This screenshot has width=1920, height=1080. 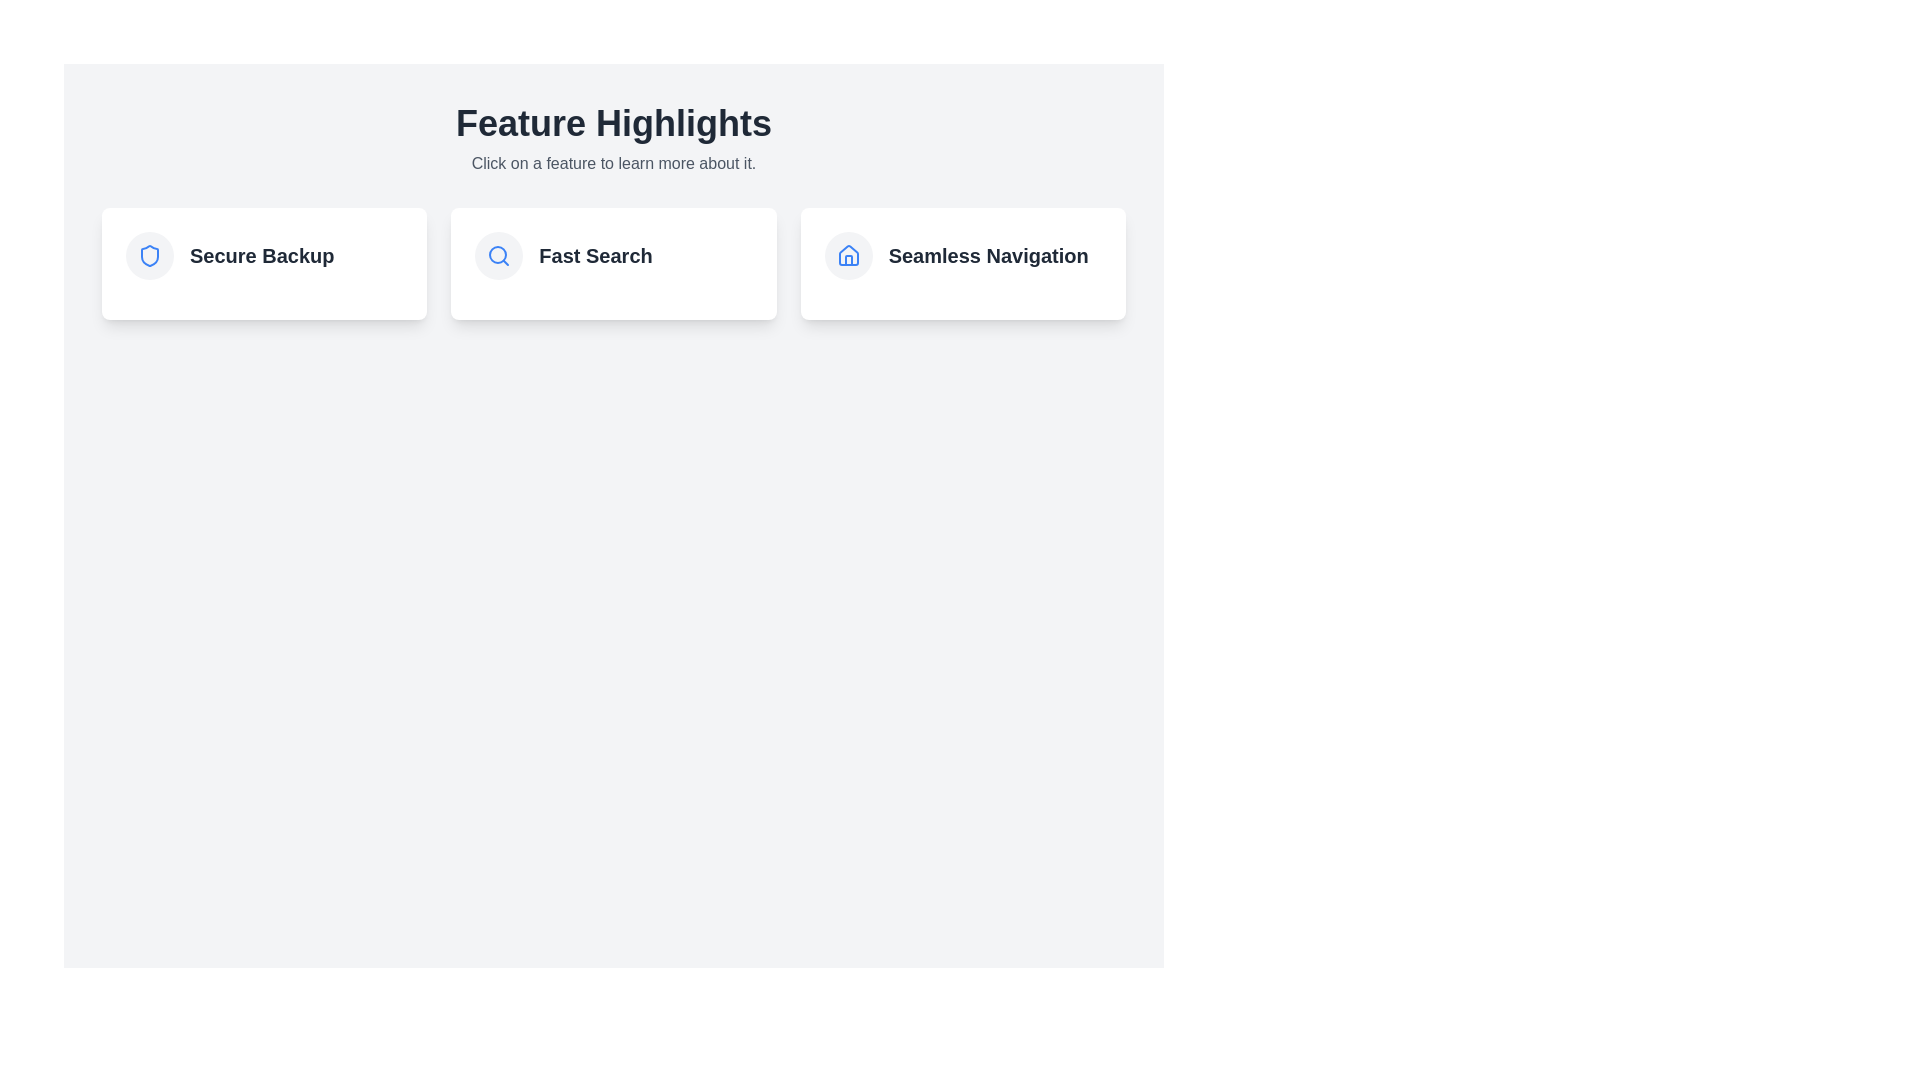 I want to click on the circular icon with a light gray fill and blue shield outline located in the 'Secure Backup' card on the left side of the interface, so click(x=148, y=254).